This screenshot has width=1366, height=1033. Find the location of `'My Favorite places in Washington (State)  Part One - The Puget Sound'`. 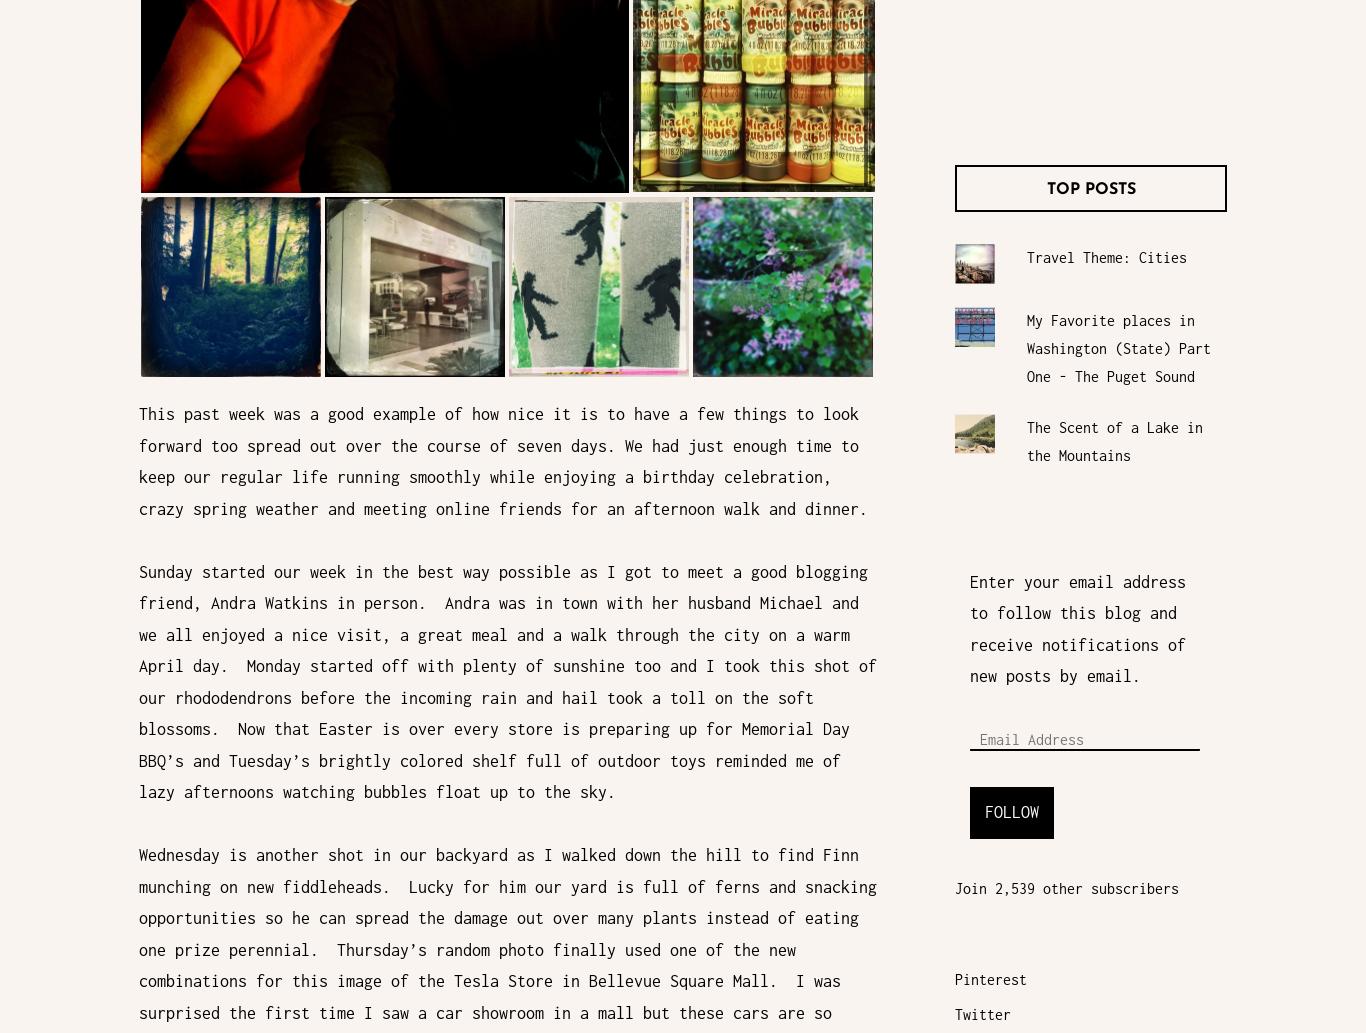

'My Favorite places in Washington (State)  Part One - The Puget Sound' is located at coordinates (1118, 347).